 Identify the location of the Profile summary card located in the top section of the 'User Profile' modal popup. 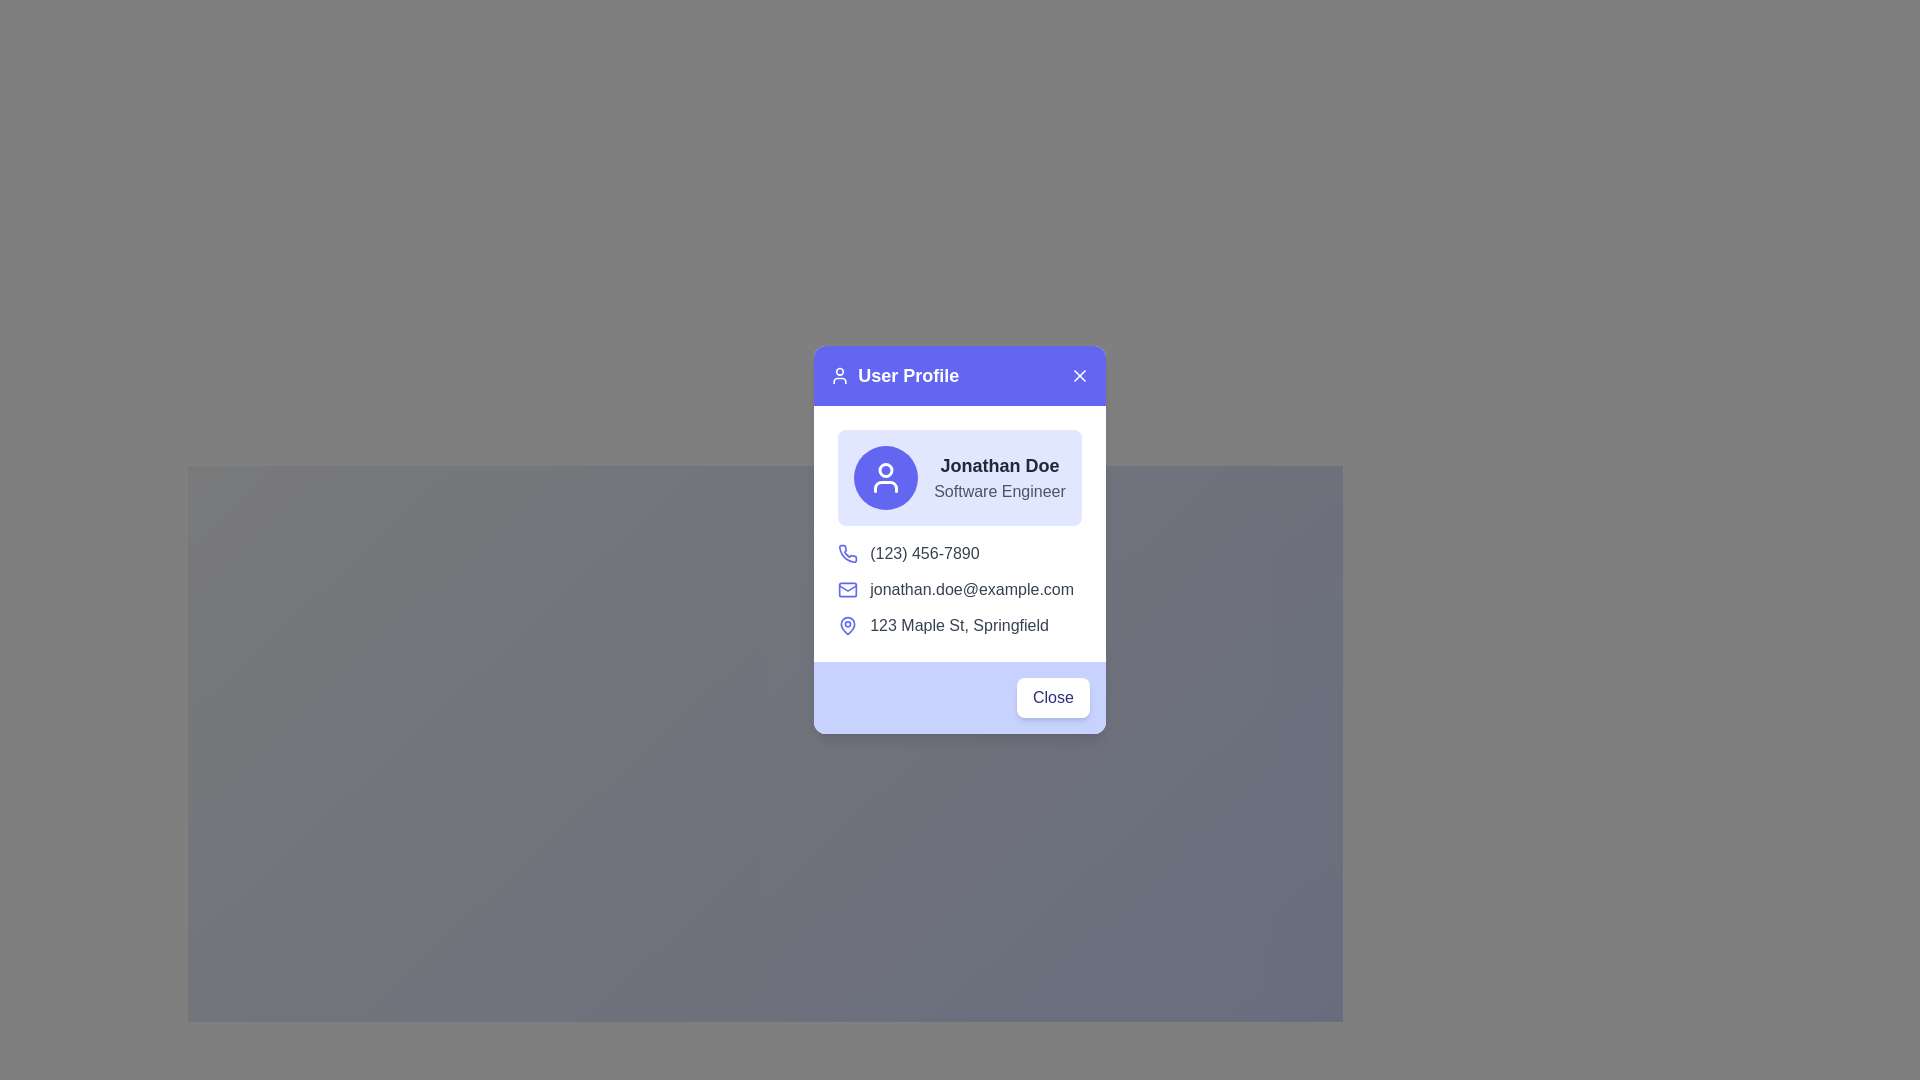
(960, 478).